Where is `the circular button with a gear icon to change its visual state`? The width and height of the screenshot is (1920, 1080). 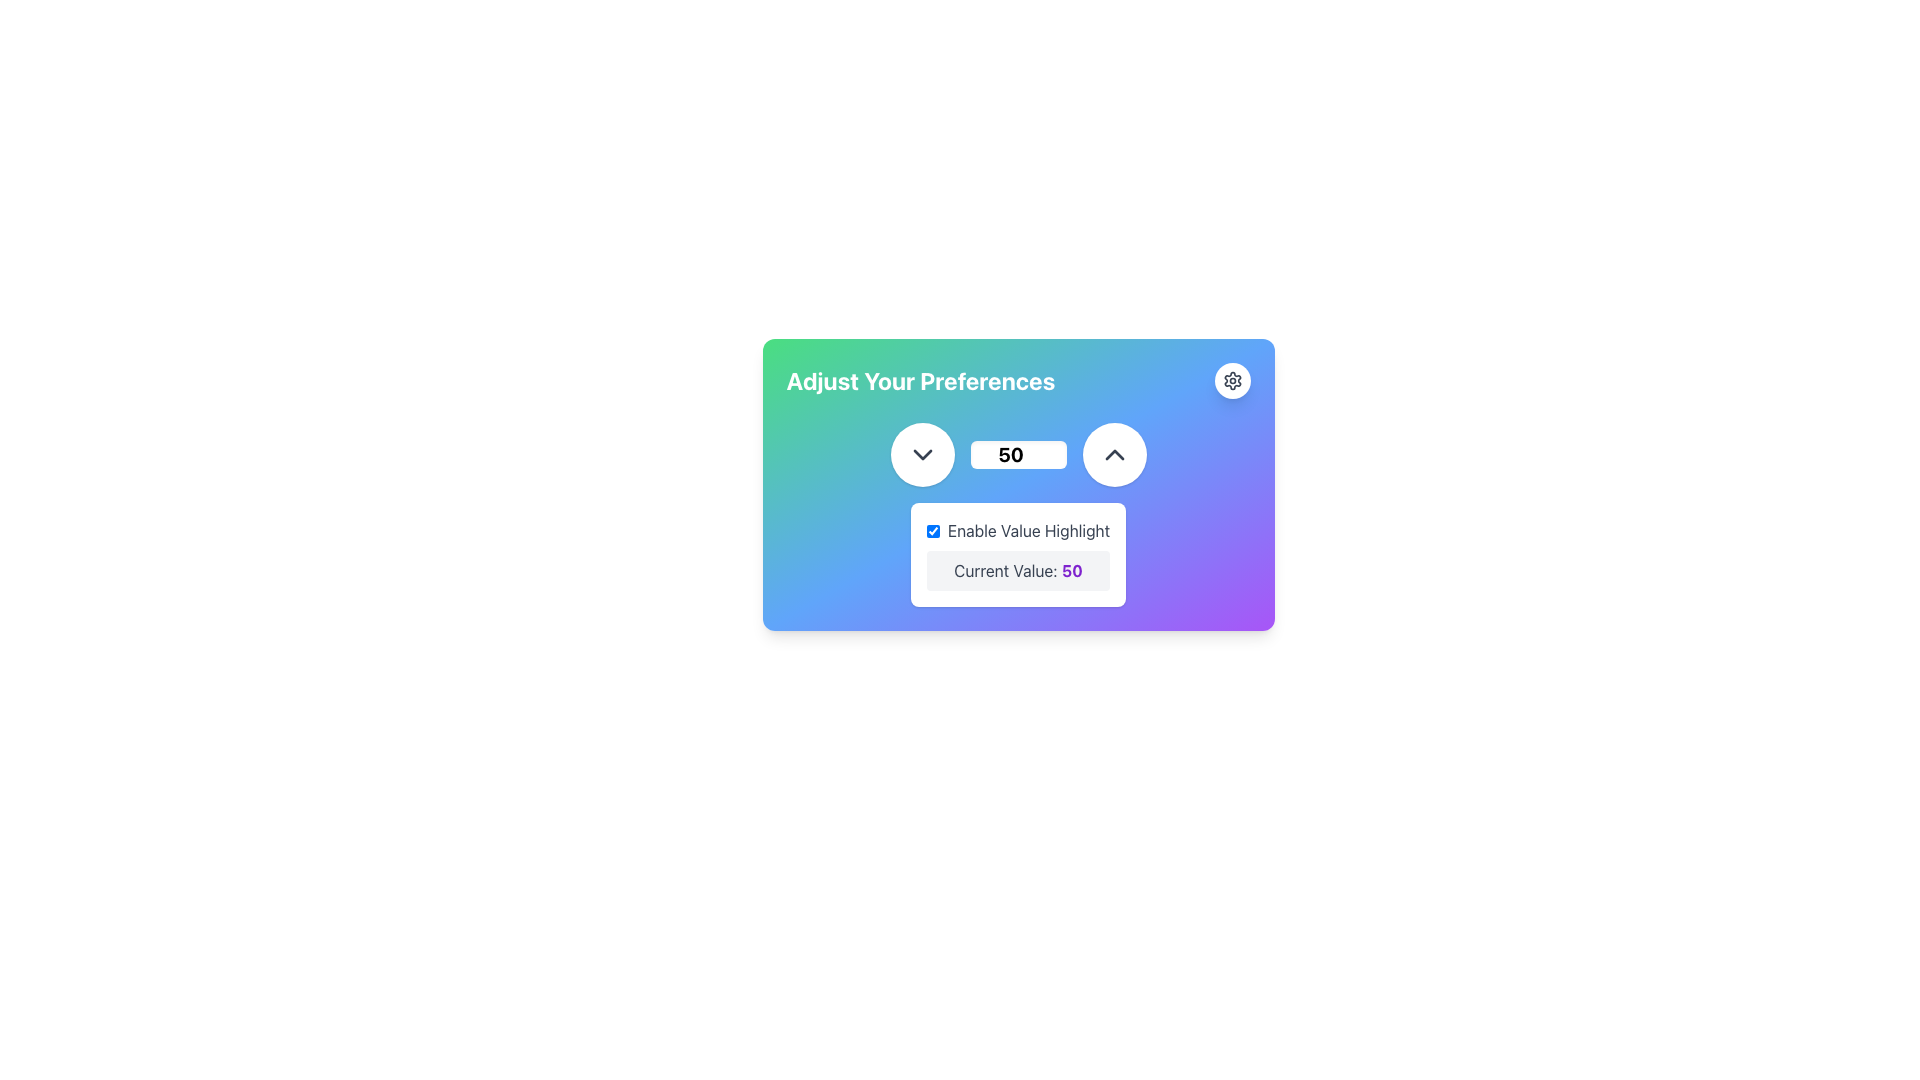 the circular button with a gear icon to change its visual state is located at coordinates (1231, 381).